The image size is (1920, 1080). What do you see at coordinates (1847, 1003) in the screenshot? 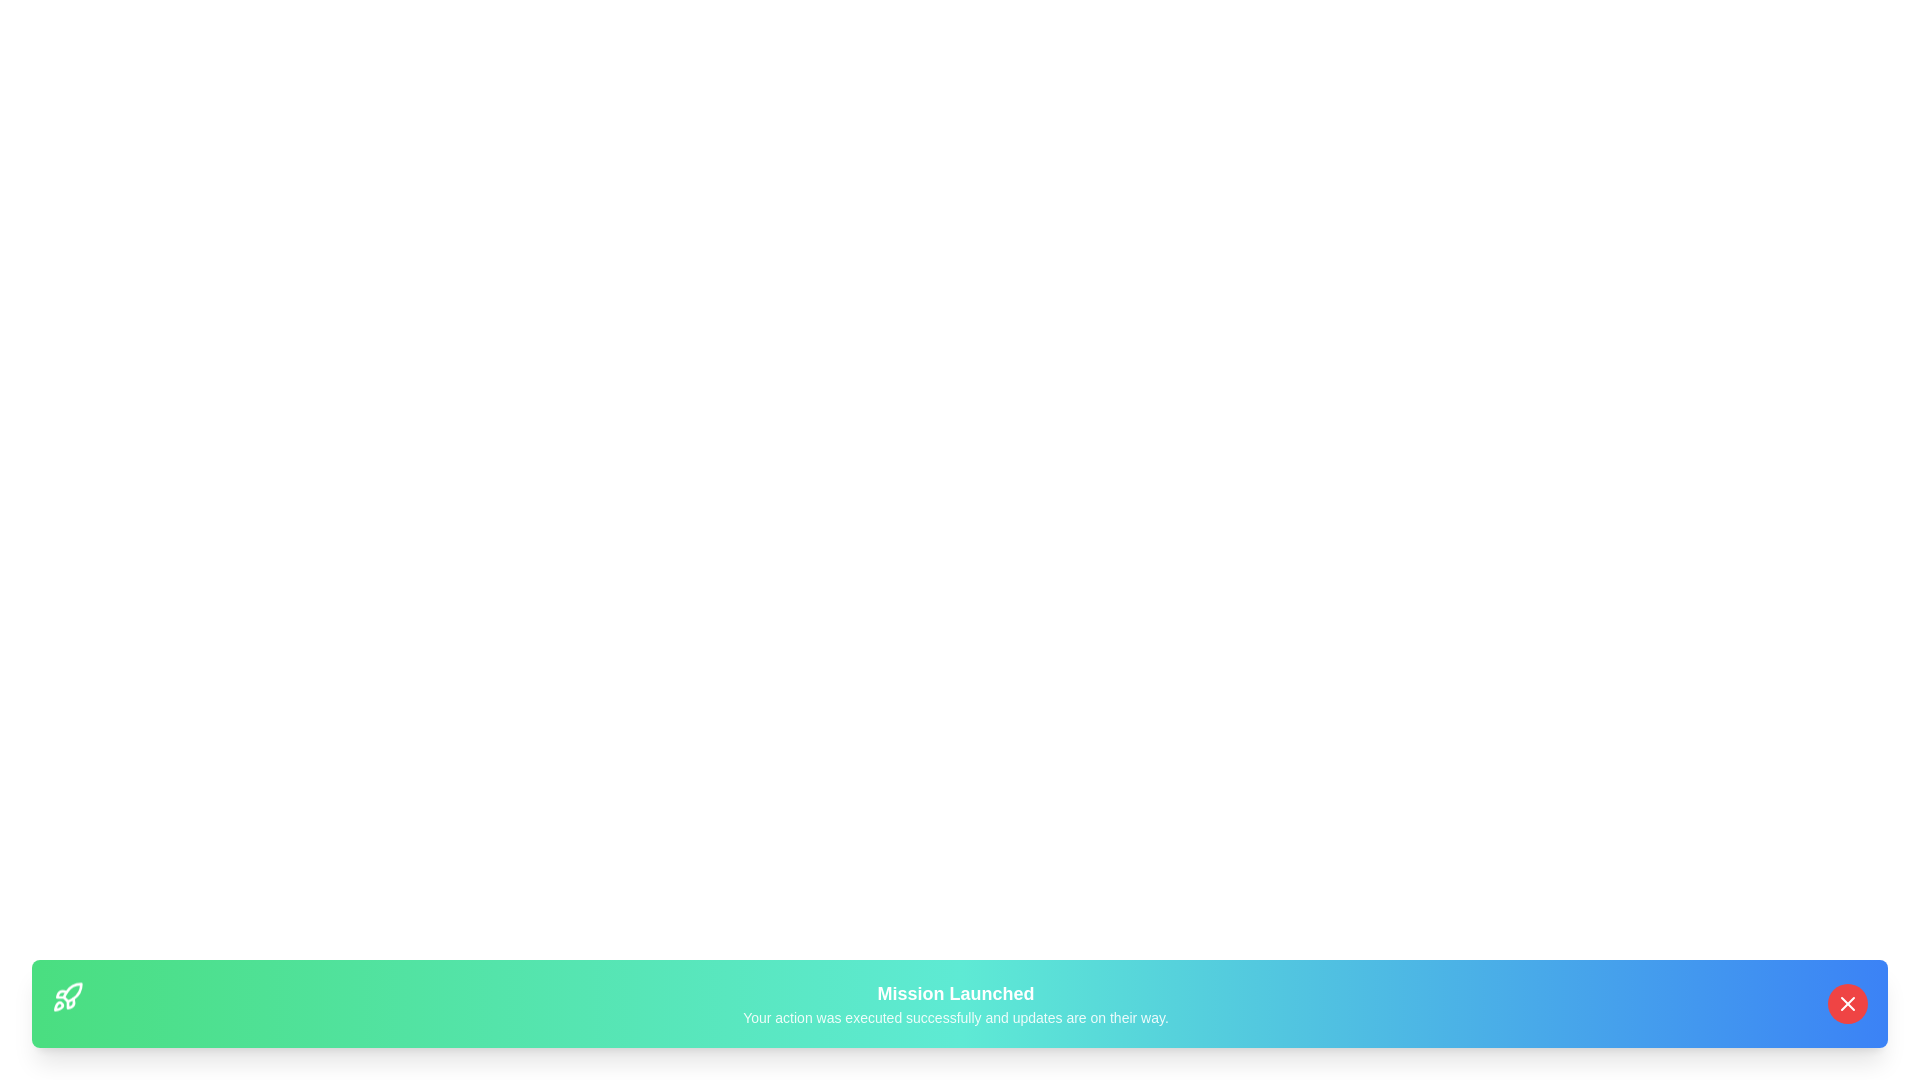
I see `the red button to close the snackbar` at bounding box center [1847, 1003].